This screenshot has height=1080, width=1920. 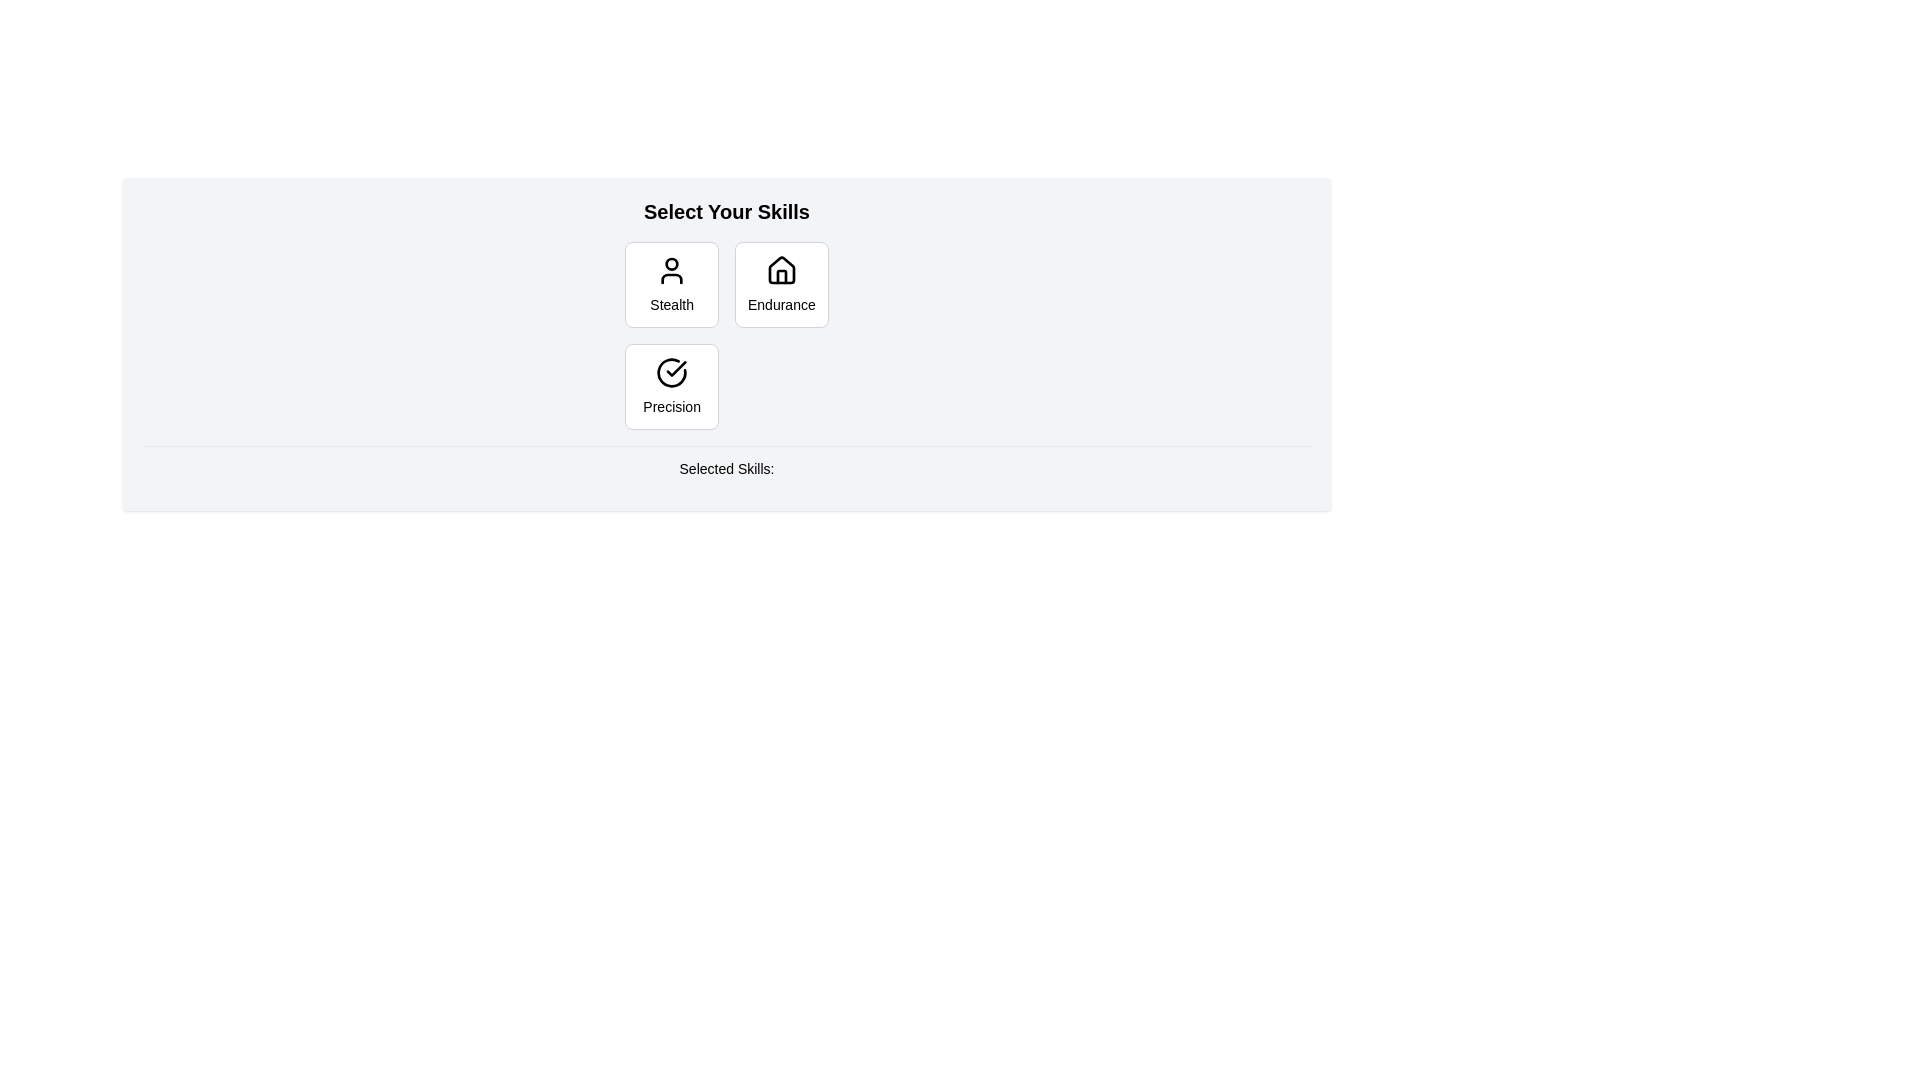 I want to click on text content of the descriptive label located at the bottom of the top-left card in a grid layout, which has a light gray border and rounded corners, so click(x=672, y=304).